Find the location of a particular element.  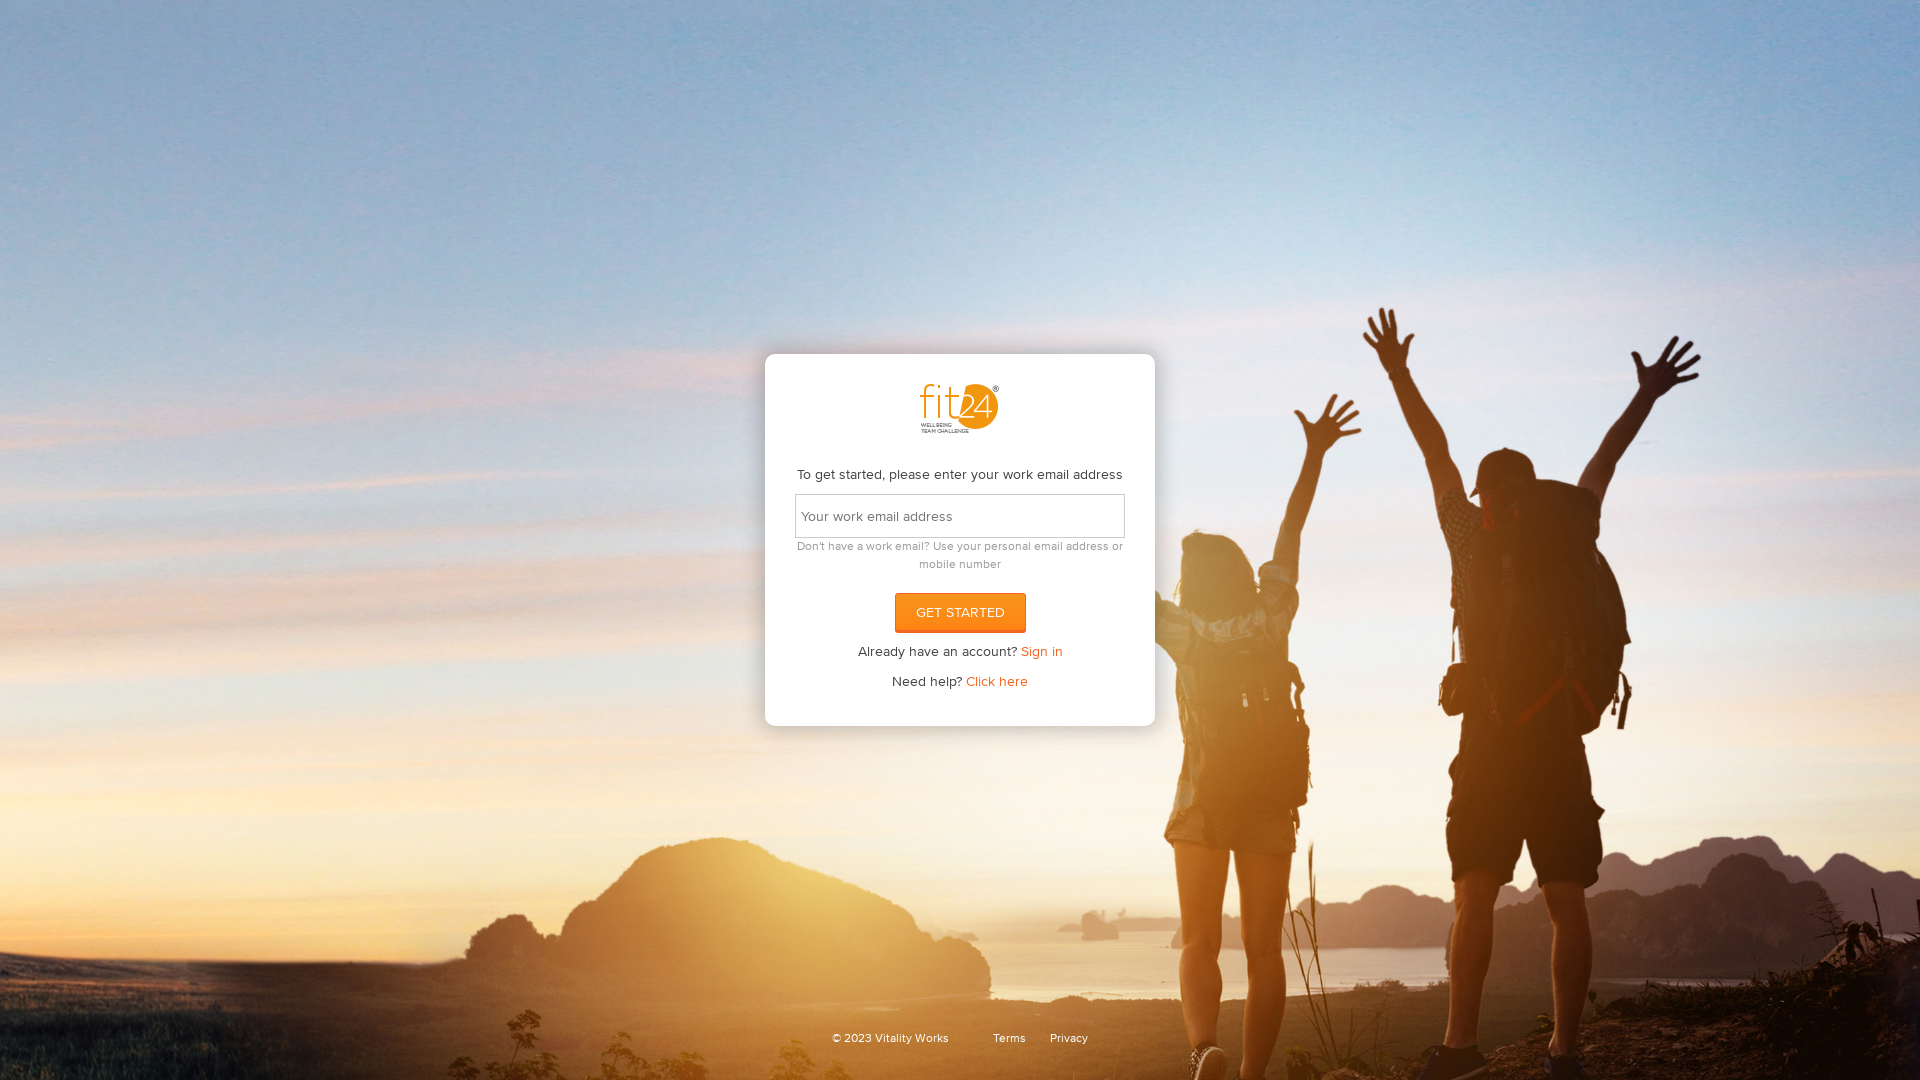

'Privacy' is located at coordinates (1068, 1036).